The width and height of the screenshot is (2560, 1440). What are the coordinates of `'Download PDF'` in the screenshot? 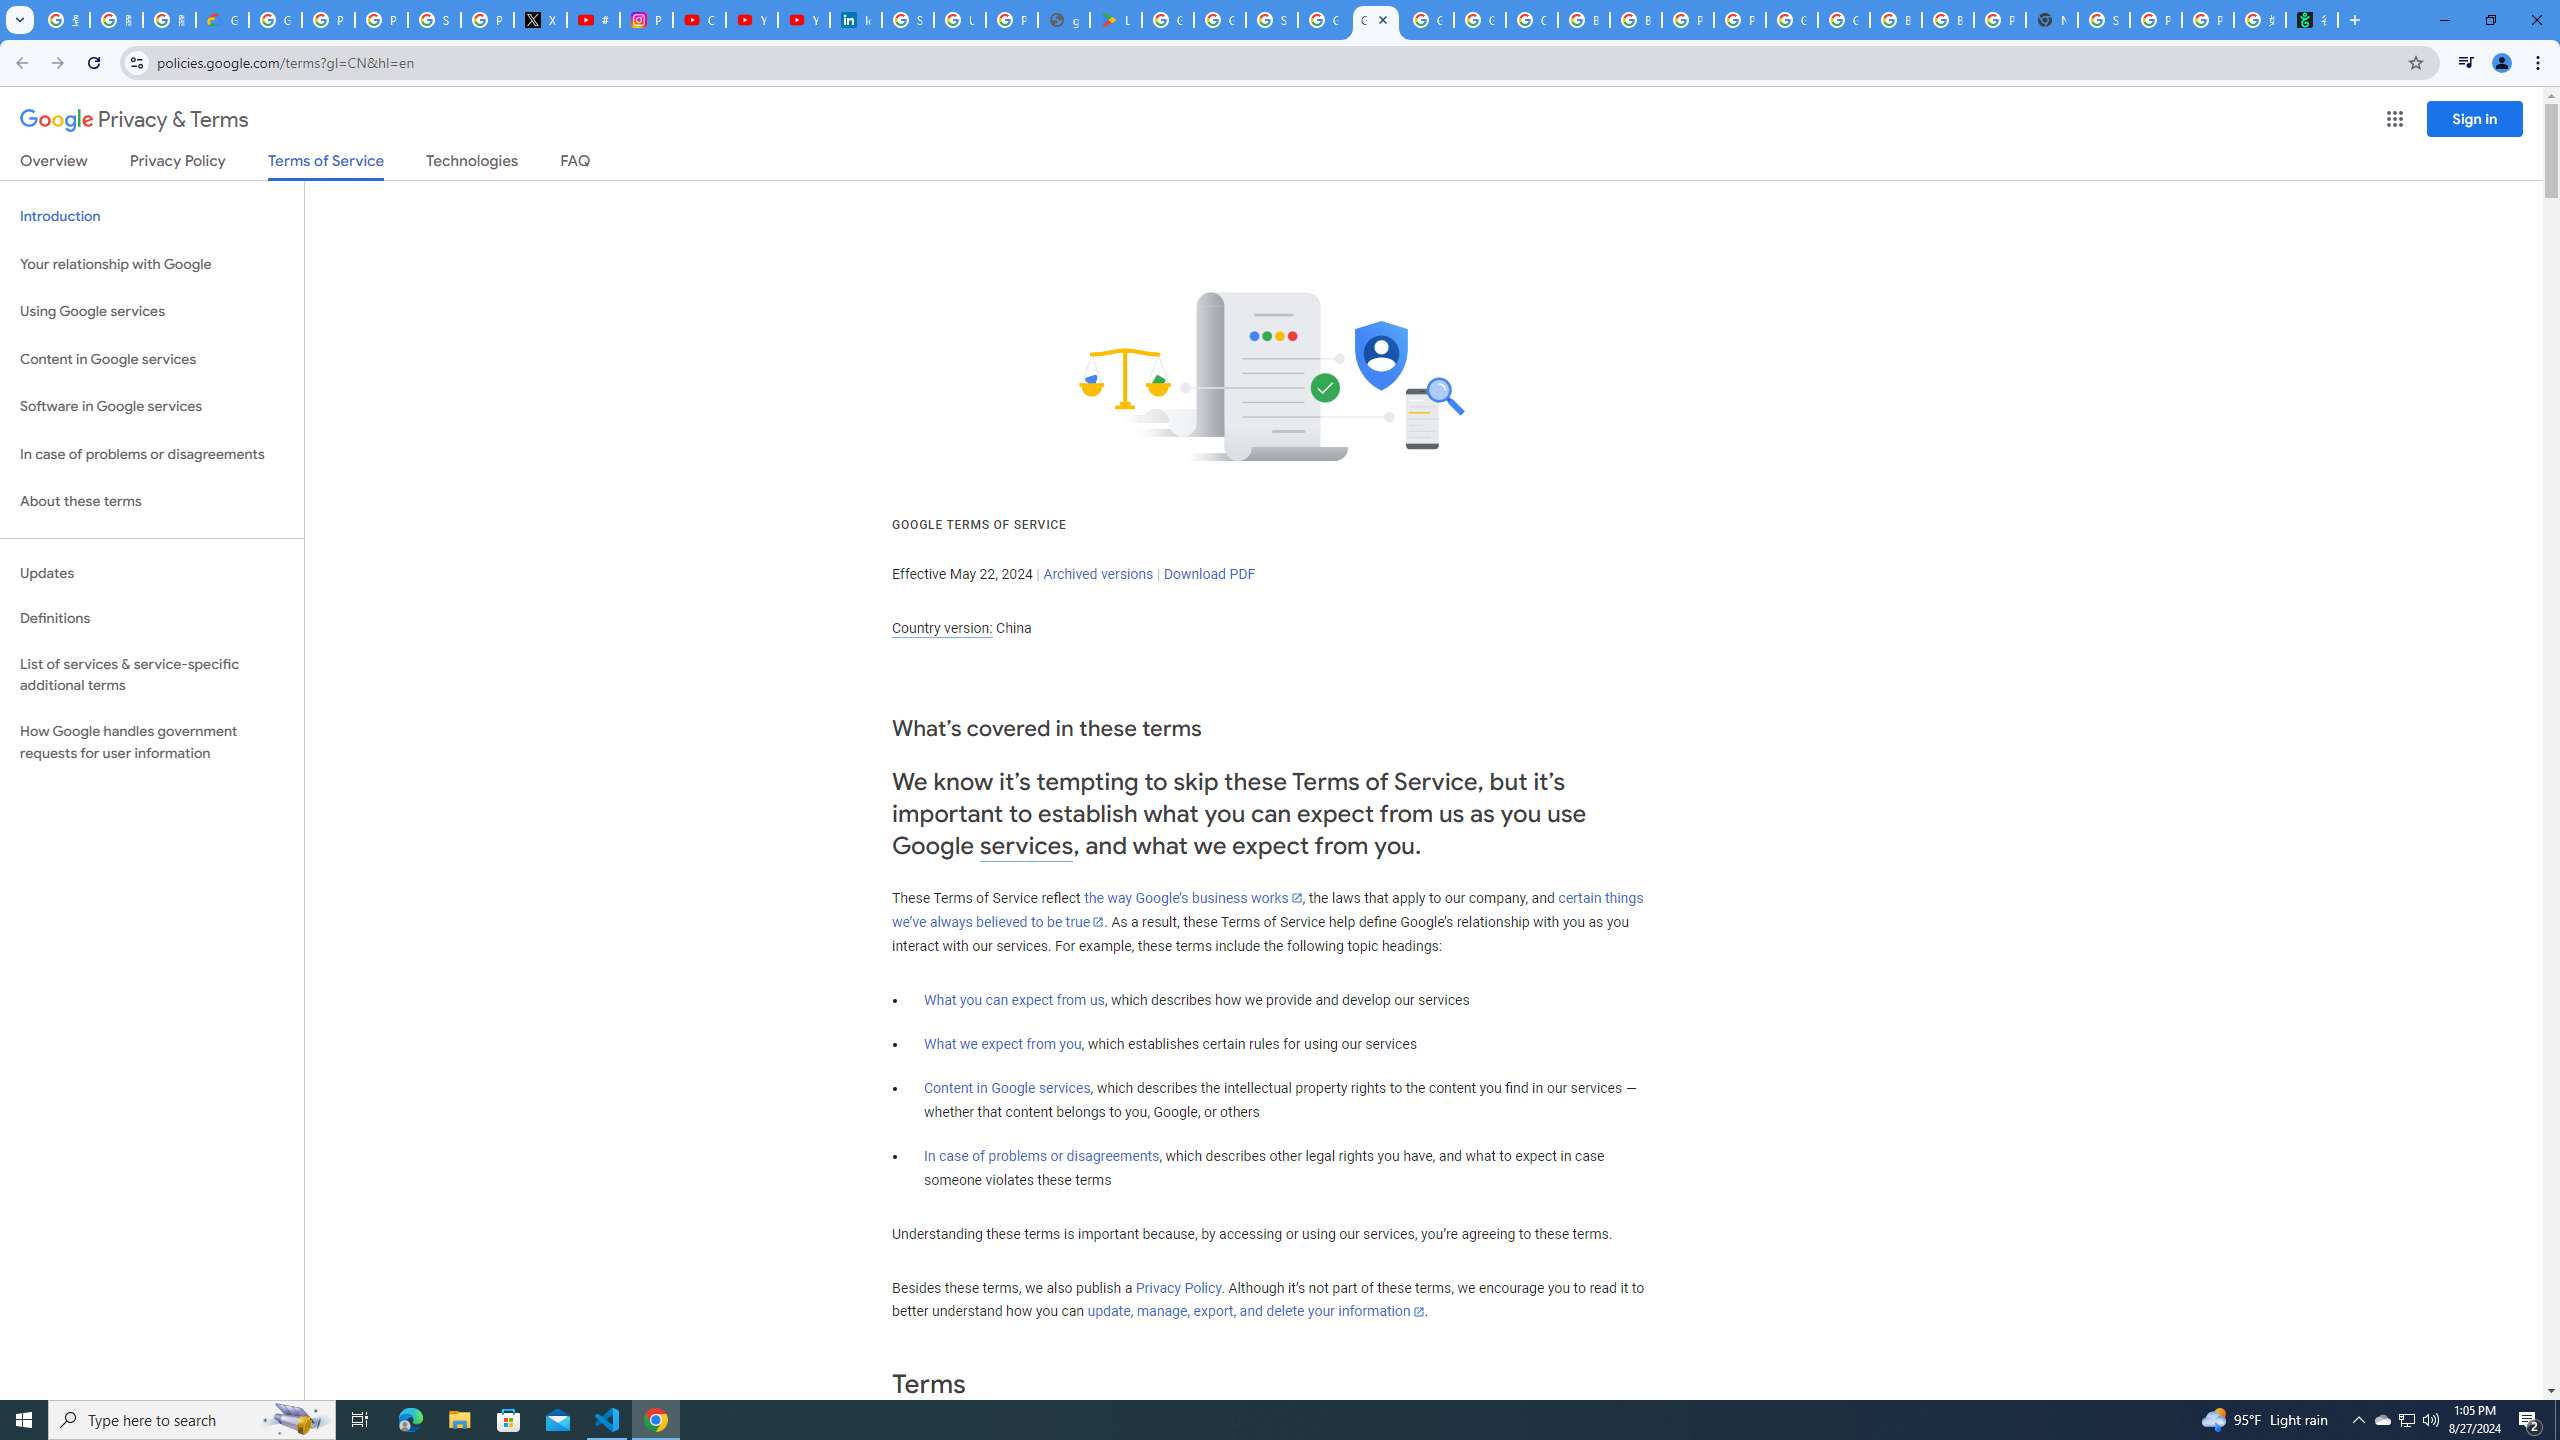 It's located at (1208, 572).